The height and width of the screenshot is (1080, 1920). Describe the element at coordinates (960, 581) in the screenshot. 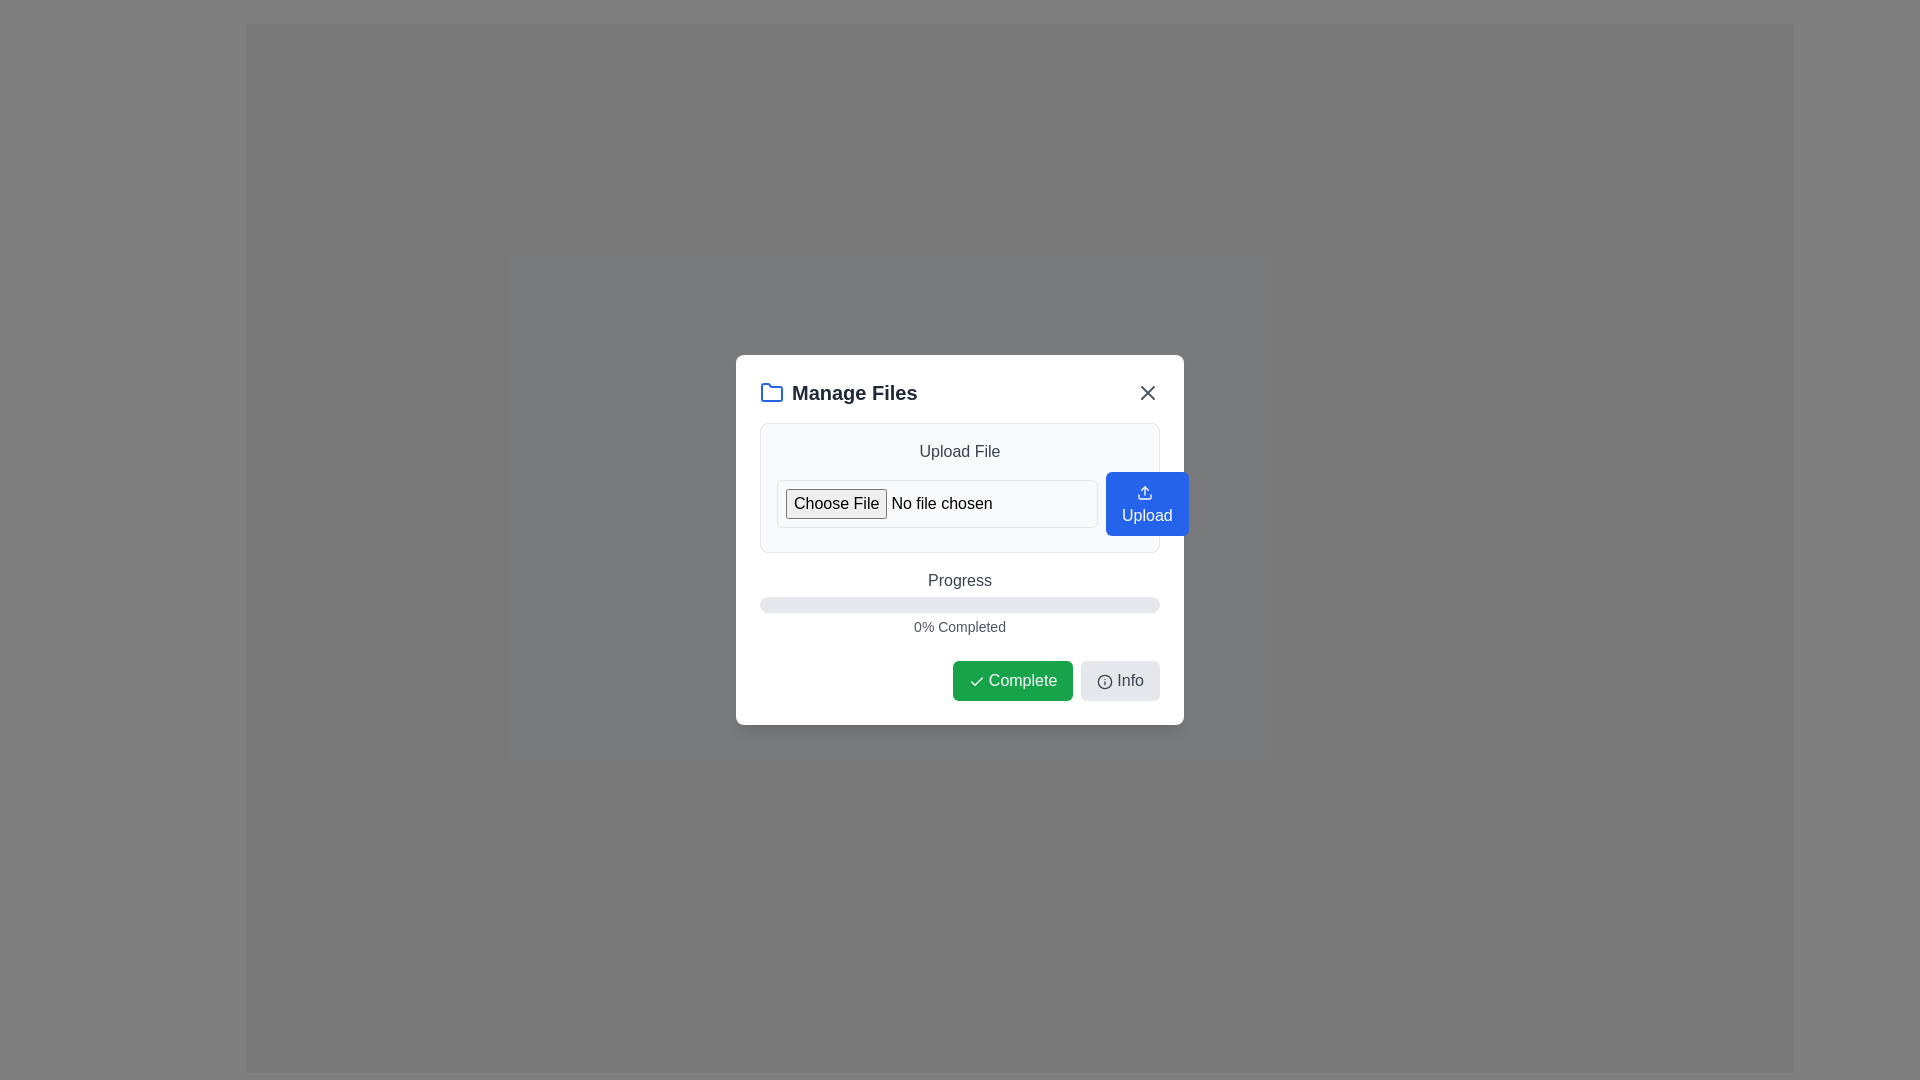

I see `the static text label displaying the word 'Progress', which is located in the central part of a modal dialog related to file uploading` at that location.